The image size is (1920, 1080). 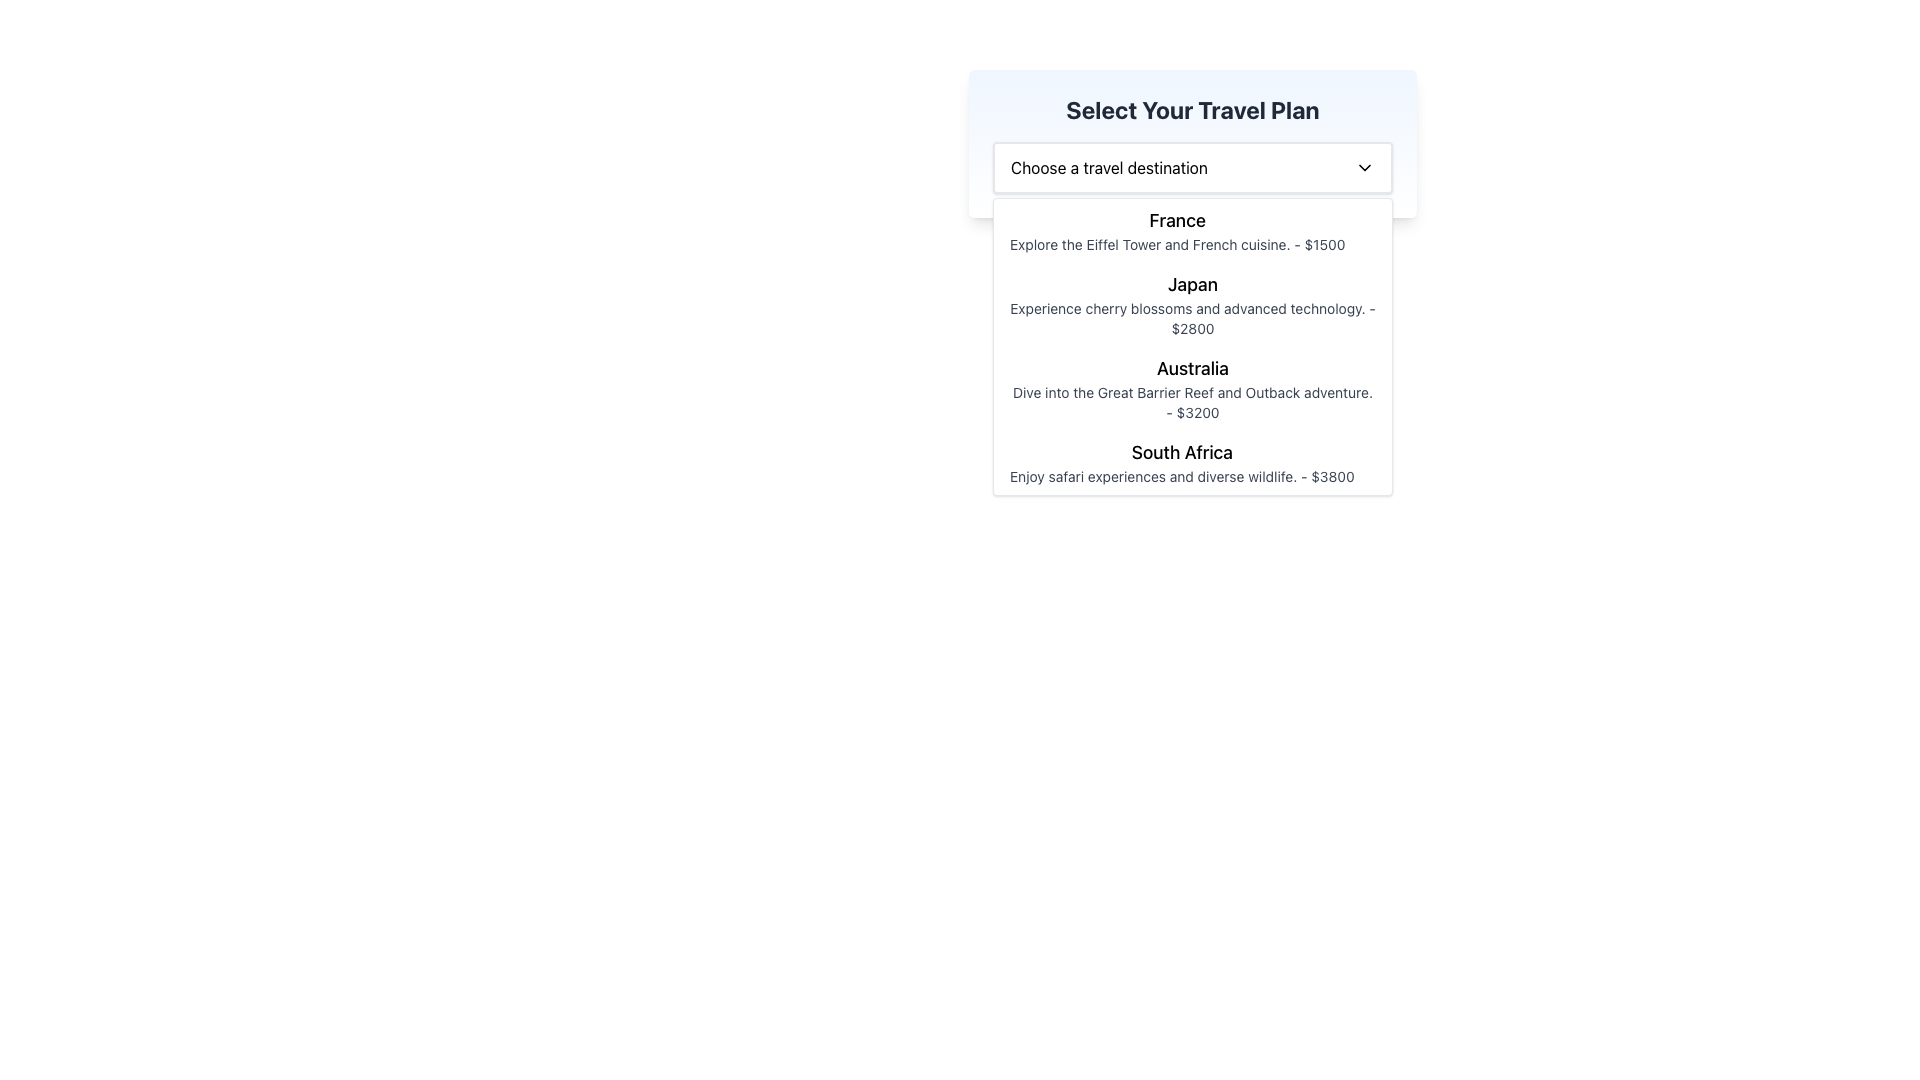 What do you see at coordinates (1193, 389) in the screenshot?
I see `to select the travel option 'Australia' from the dropdown menu, which is the third option listed after 'France' and 'Japan'` at bounding box center [1193, 389].